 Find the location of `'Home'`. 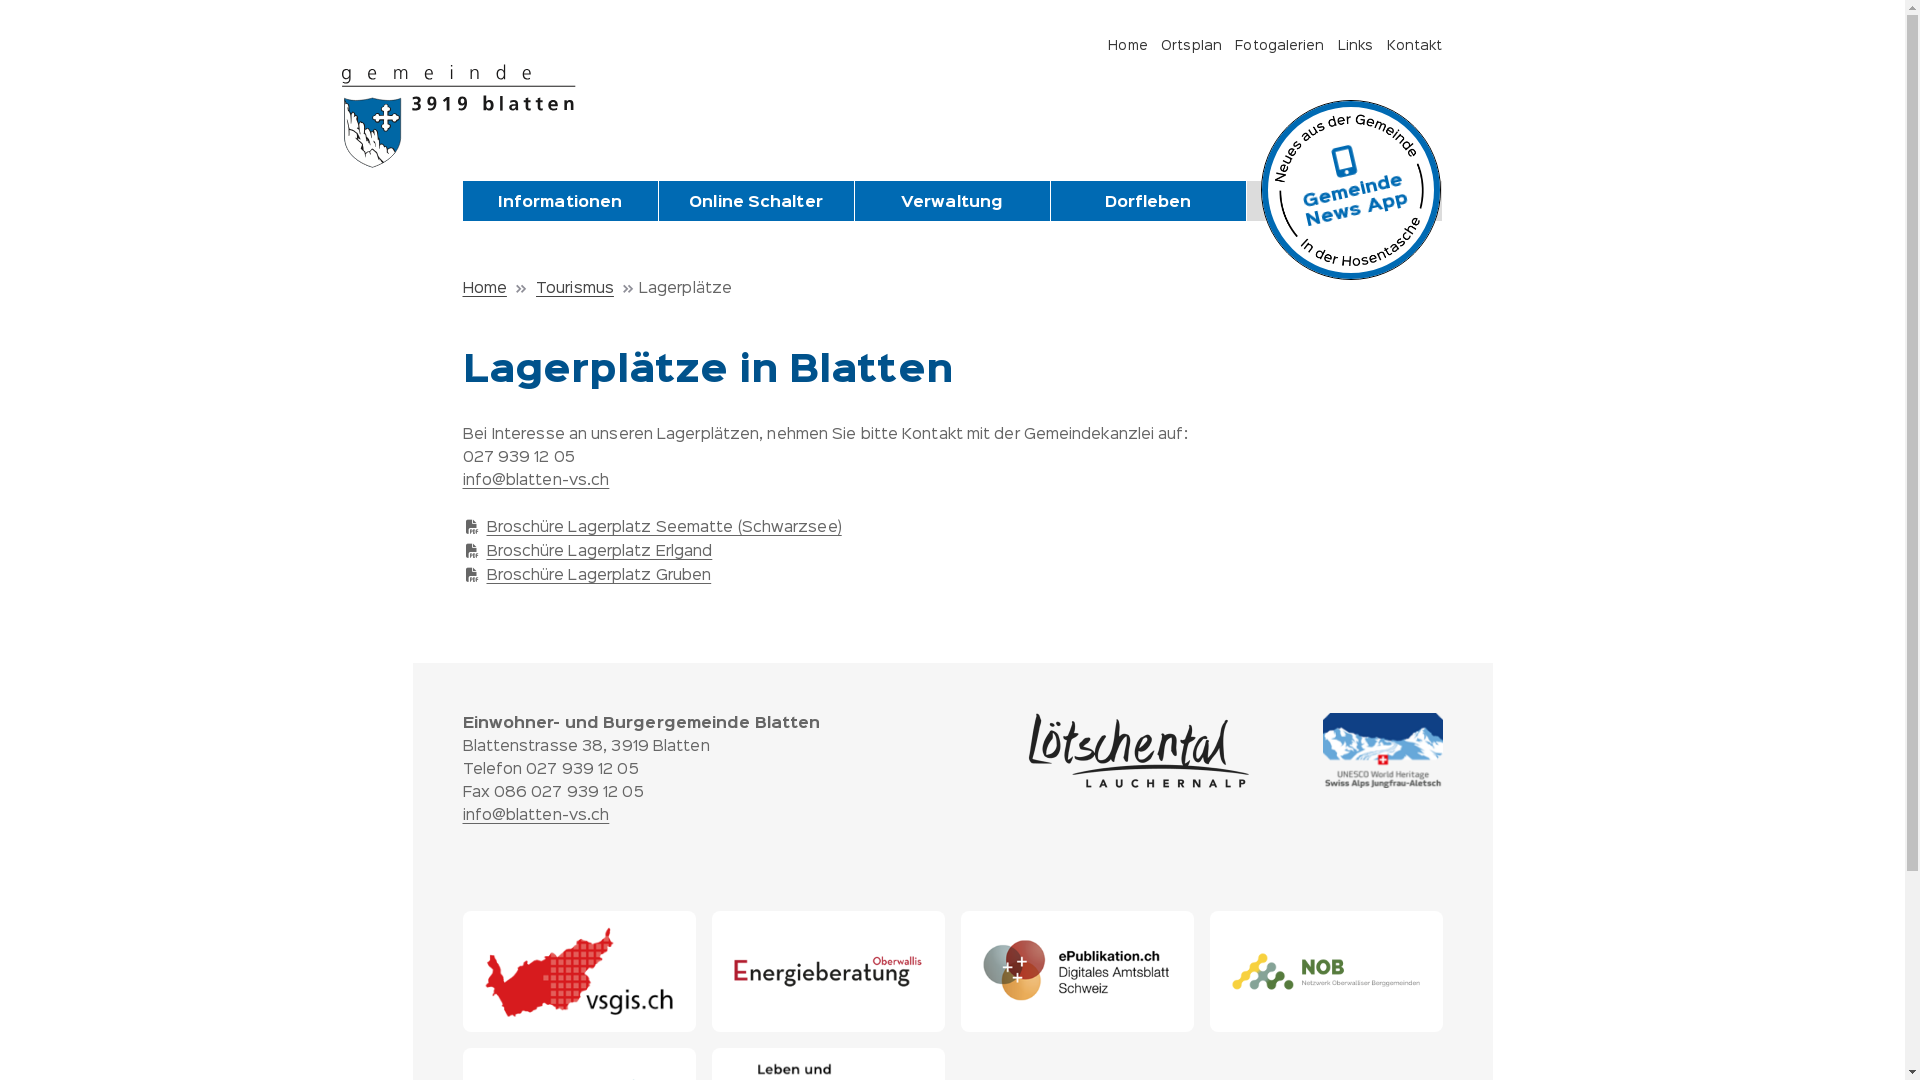

'Home' is located at coordinates (496, 289).